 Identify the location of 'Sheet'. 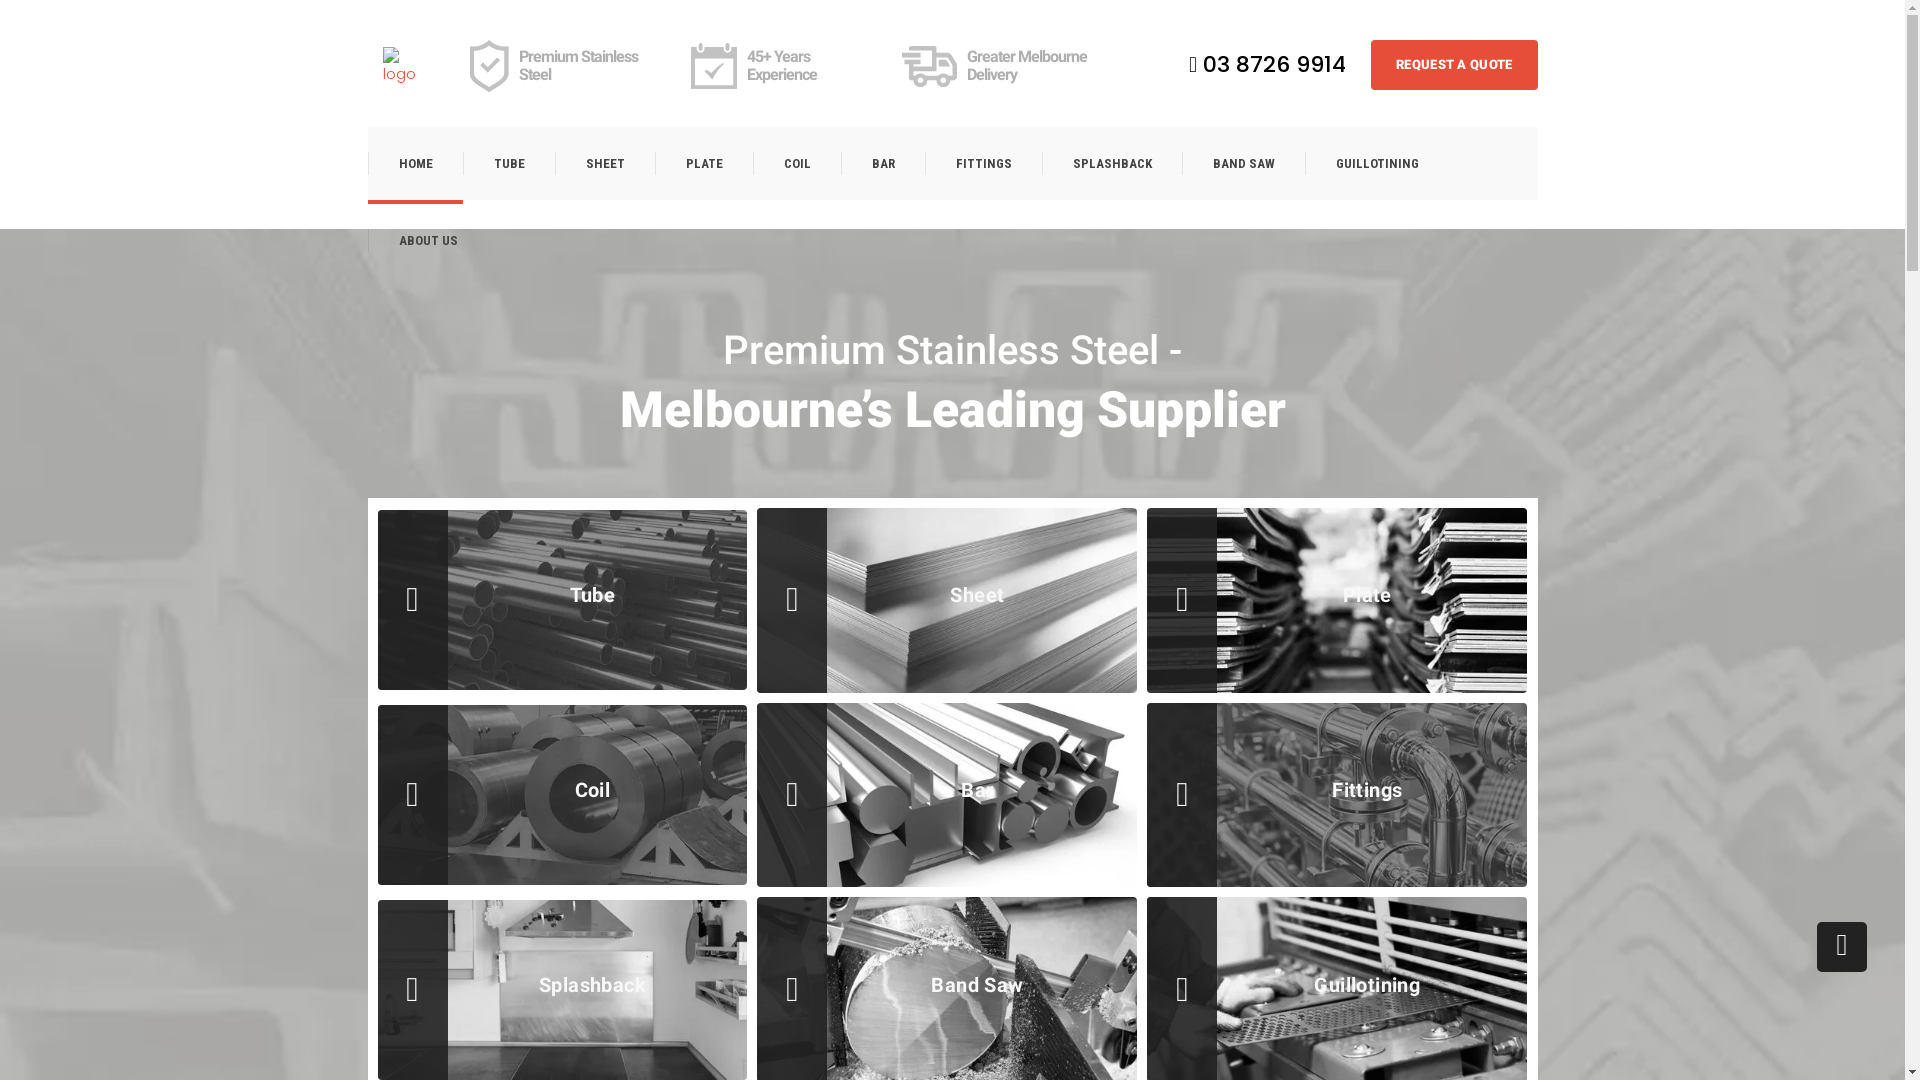
(977, 593).